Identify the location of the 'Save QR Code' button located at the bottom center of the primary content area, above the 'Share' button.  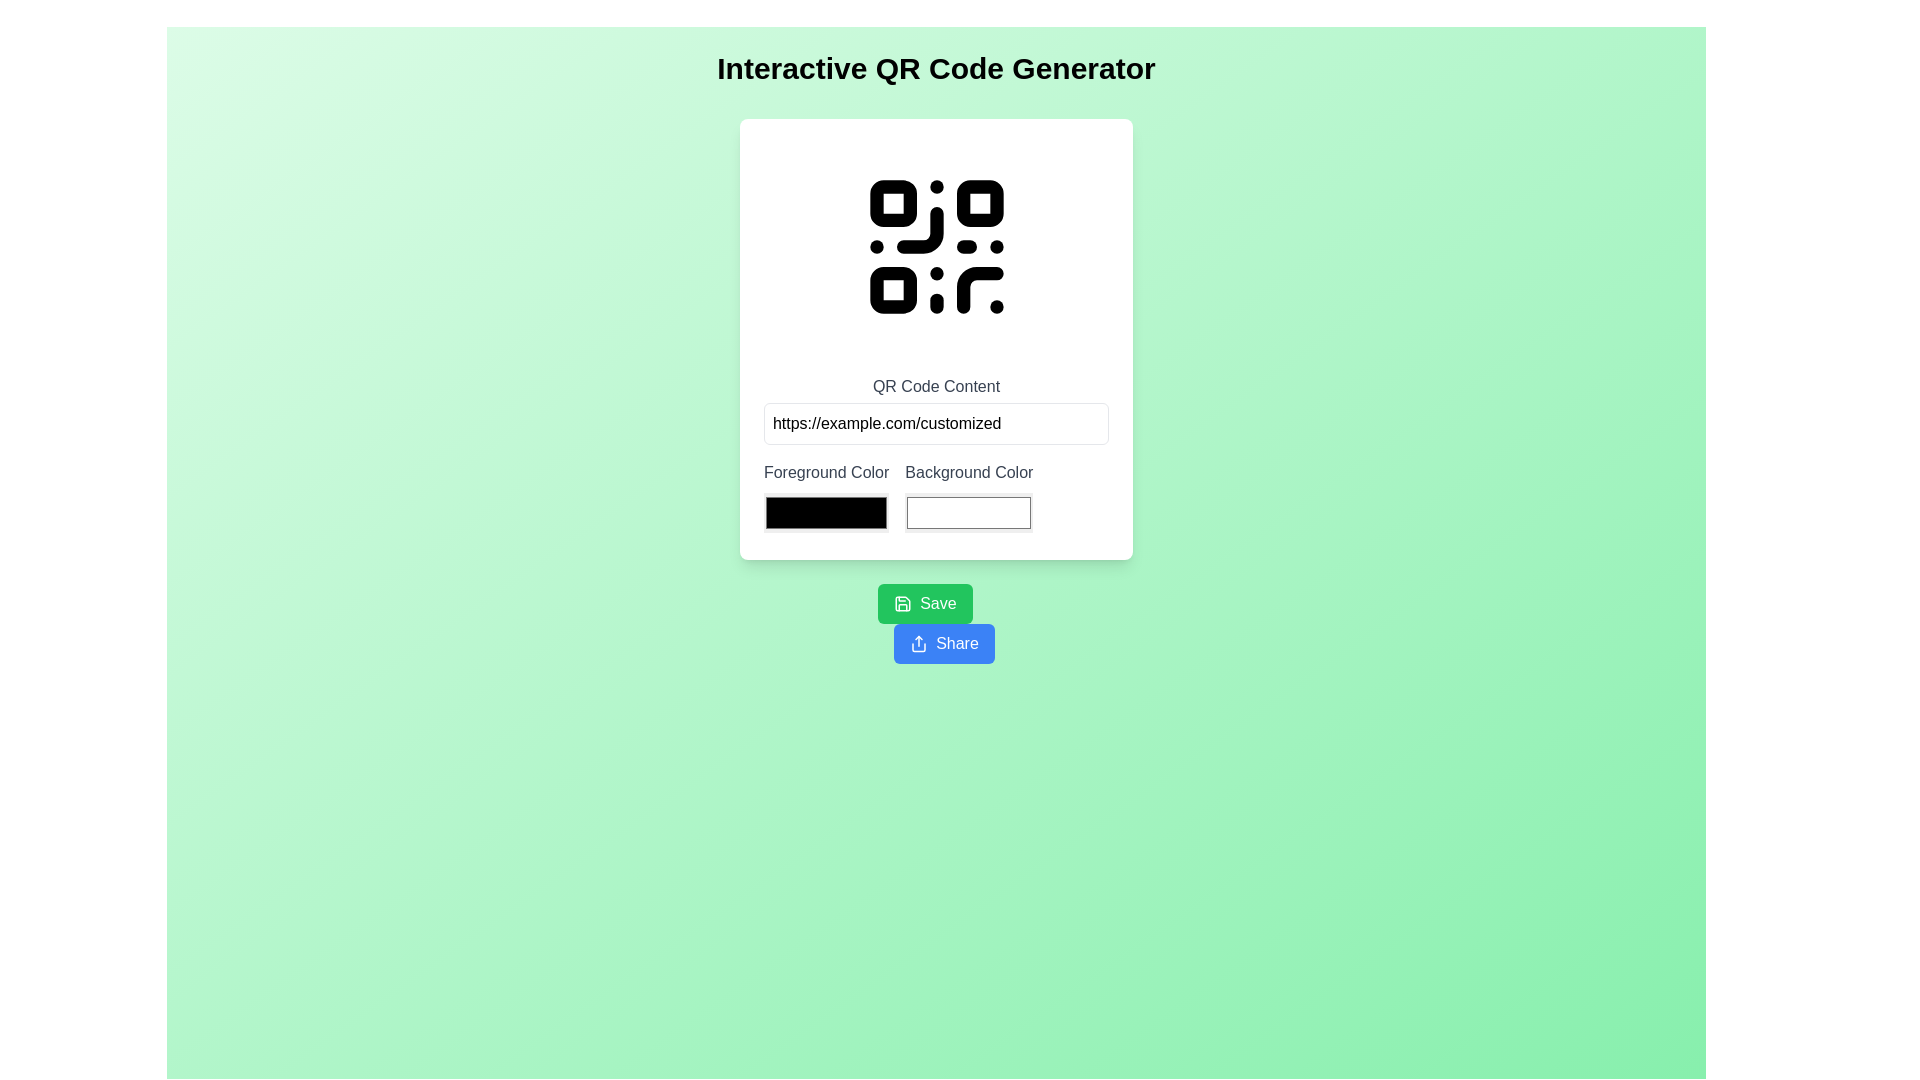
(924, 603).